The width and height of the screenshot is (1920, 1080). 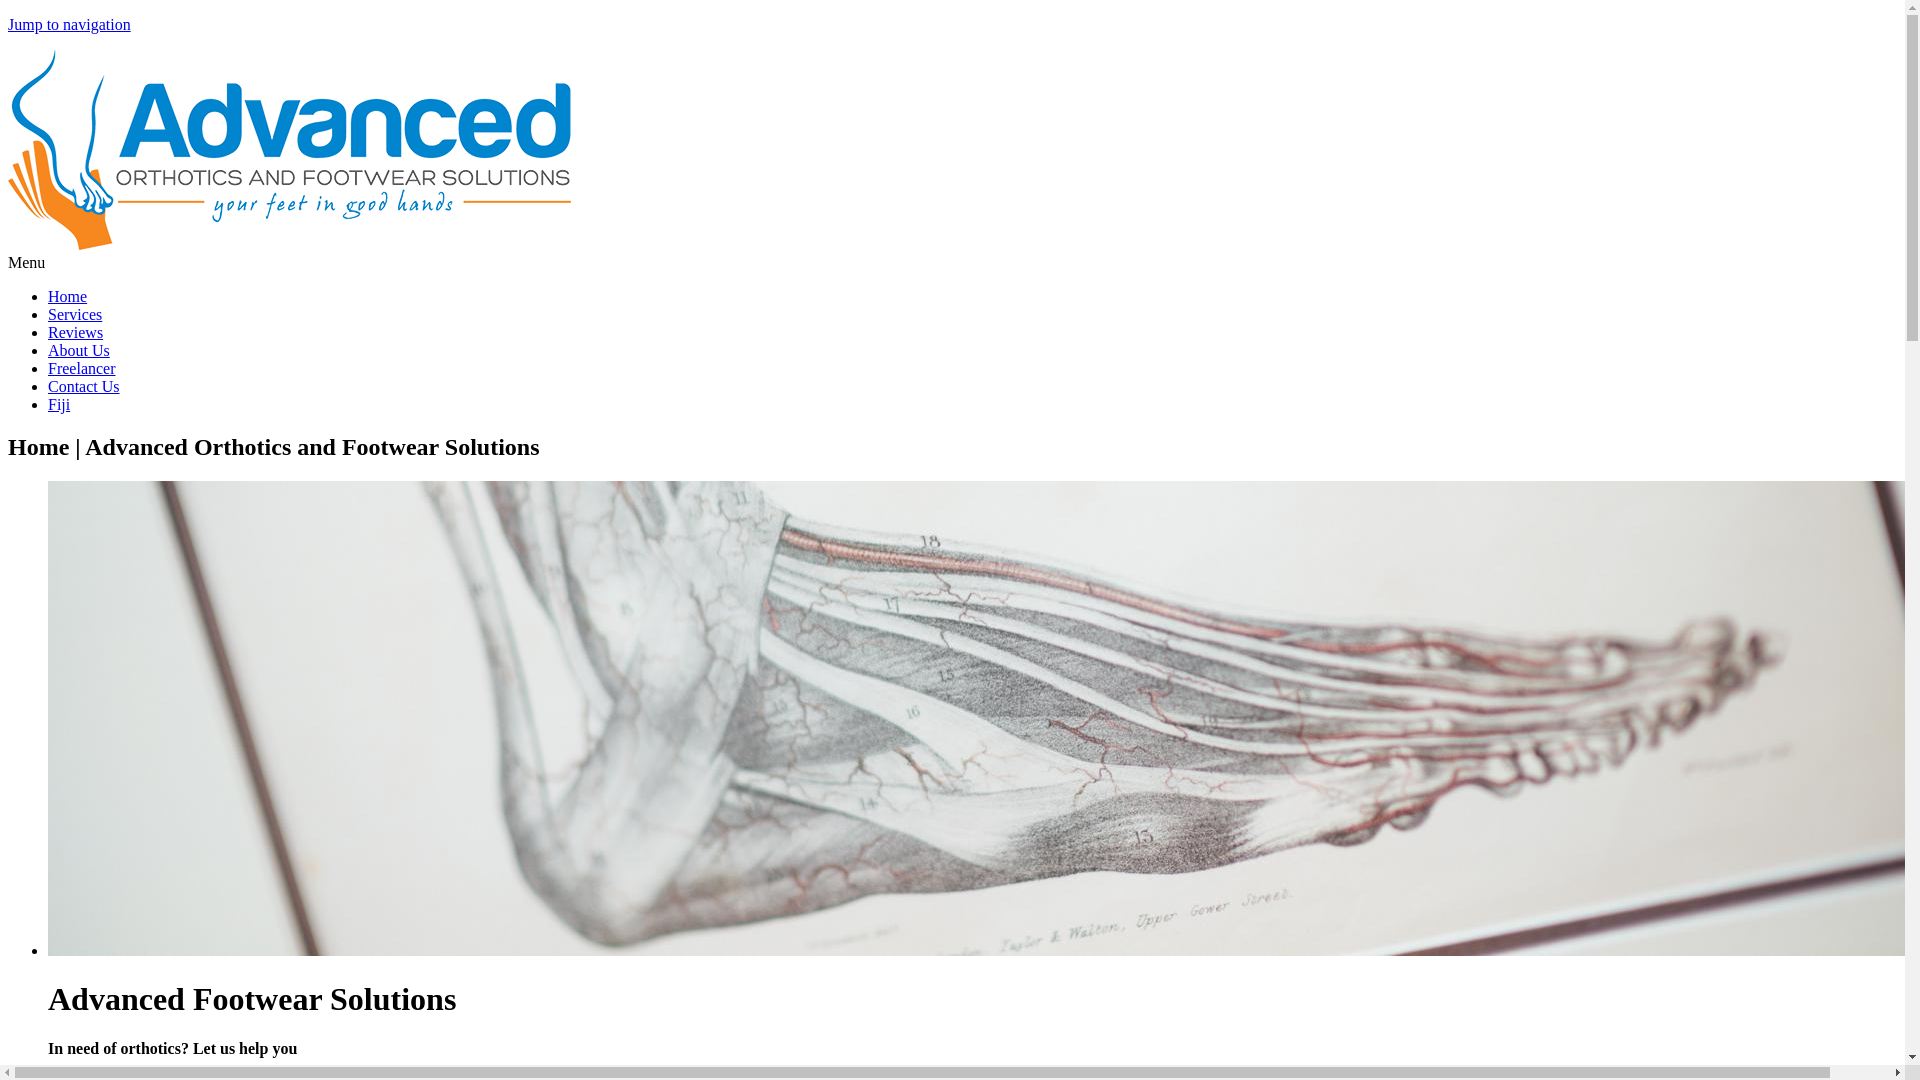 I want to click on 'Home', so click(x=67, y=296).